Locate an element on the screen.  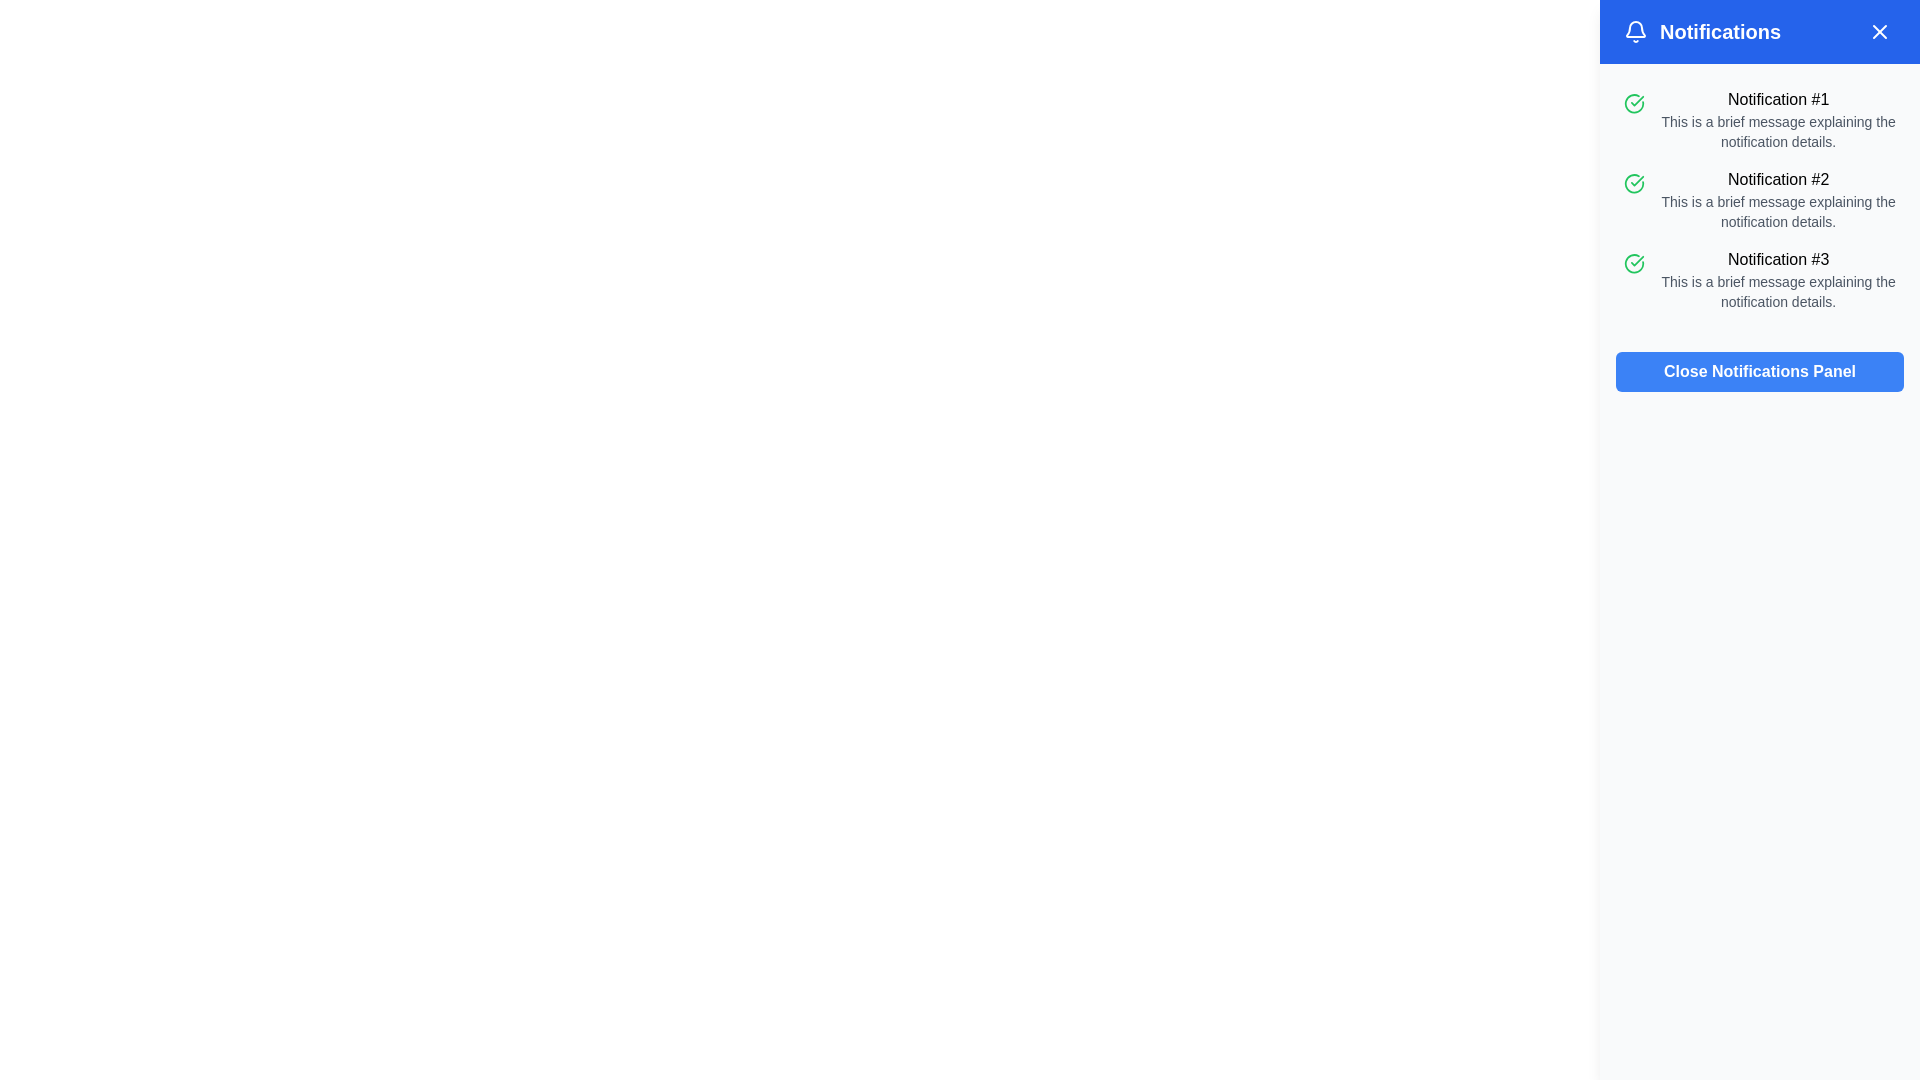
the close button in the top-right corner of the notification panel header is located at coordinates (1879, 31).